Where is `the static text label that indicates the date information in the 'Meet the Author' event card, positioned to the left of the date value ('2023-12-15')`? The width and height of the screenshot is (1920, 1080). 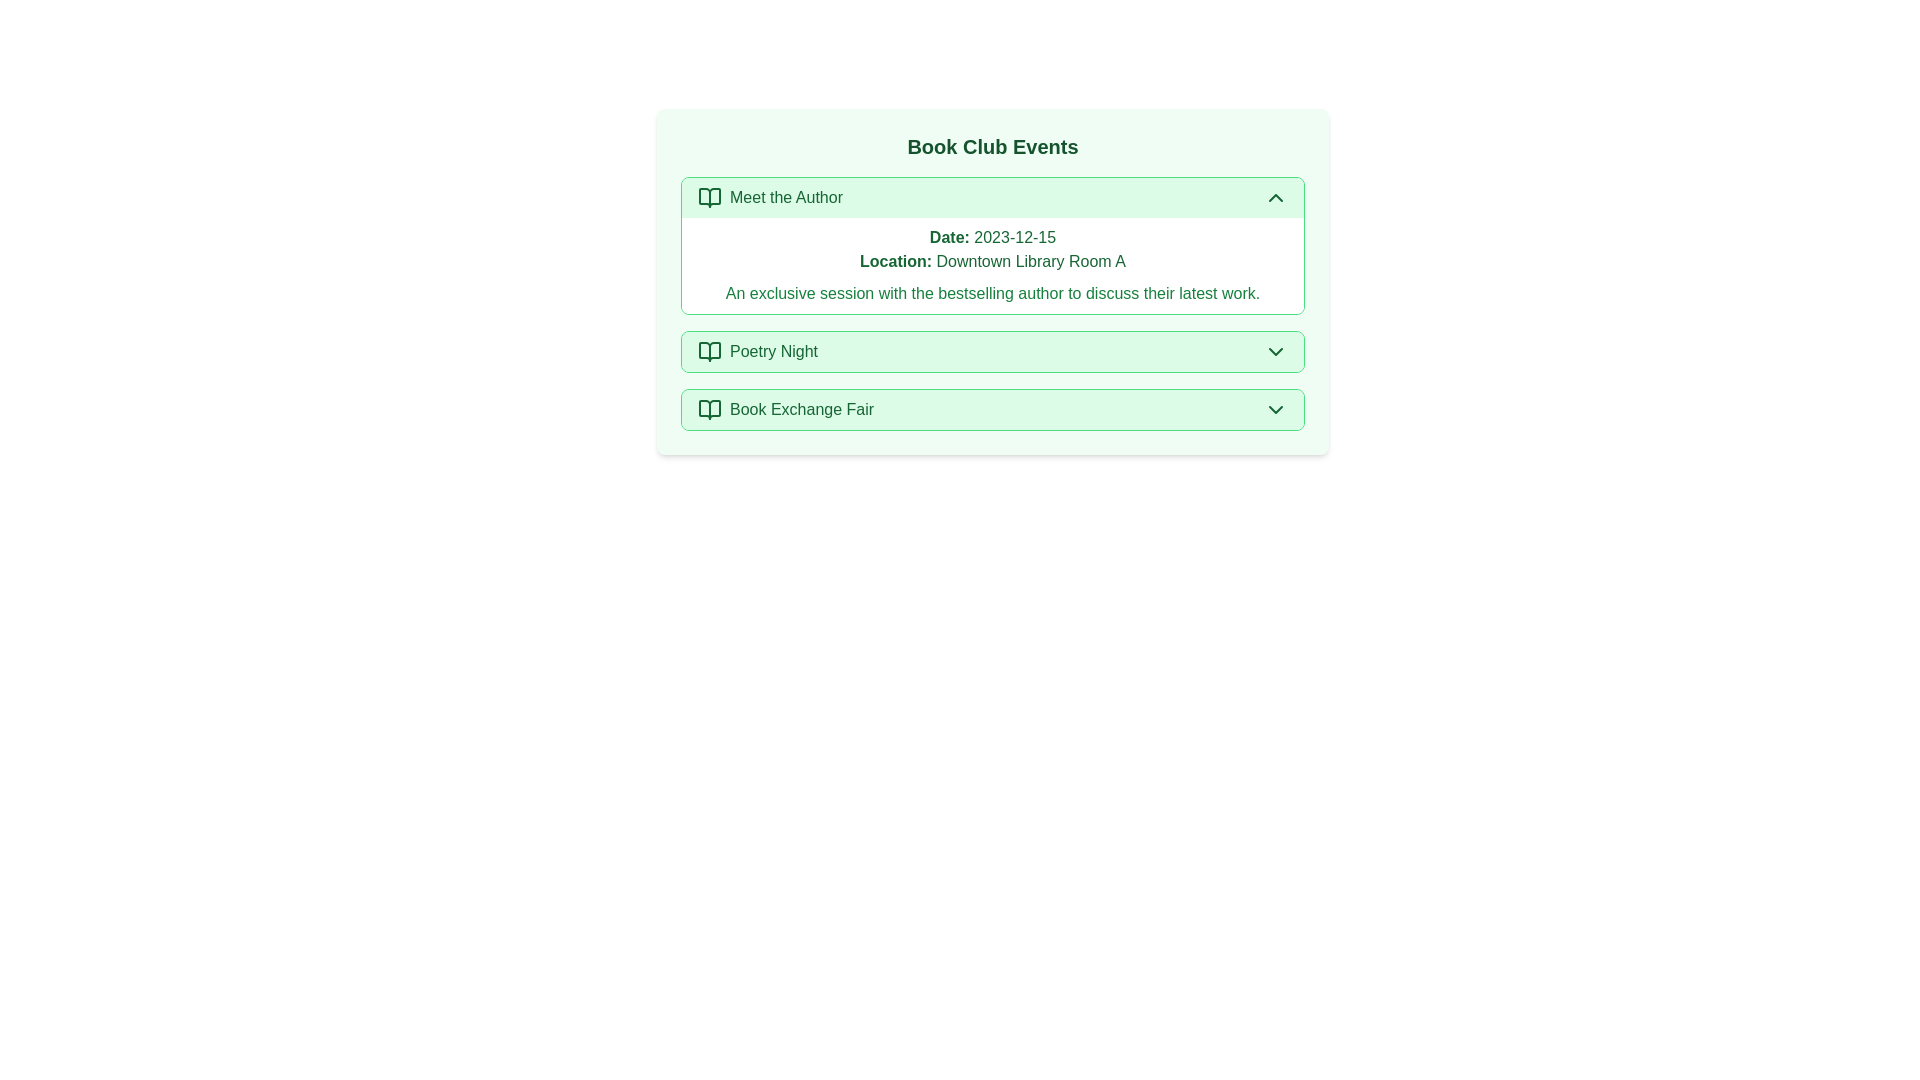
the static text label that indicates the date information in the 'Meet the Author' event card, positioned to the left of the date value ('2023-12-15') is located at coordinates (948, 236).